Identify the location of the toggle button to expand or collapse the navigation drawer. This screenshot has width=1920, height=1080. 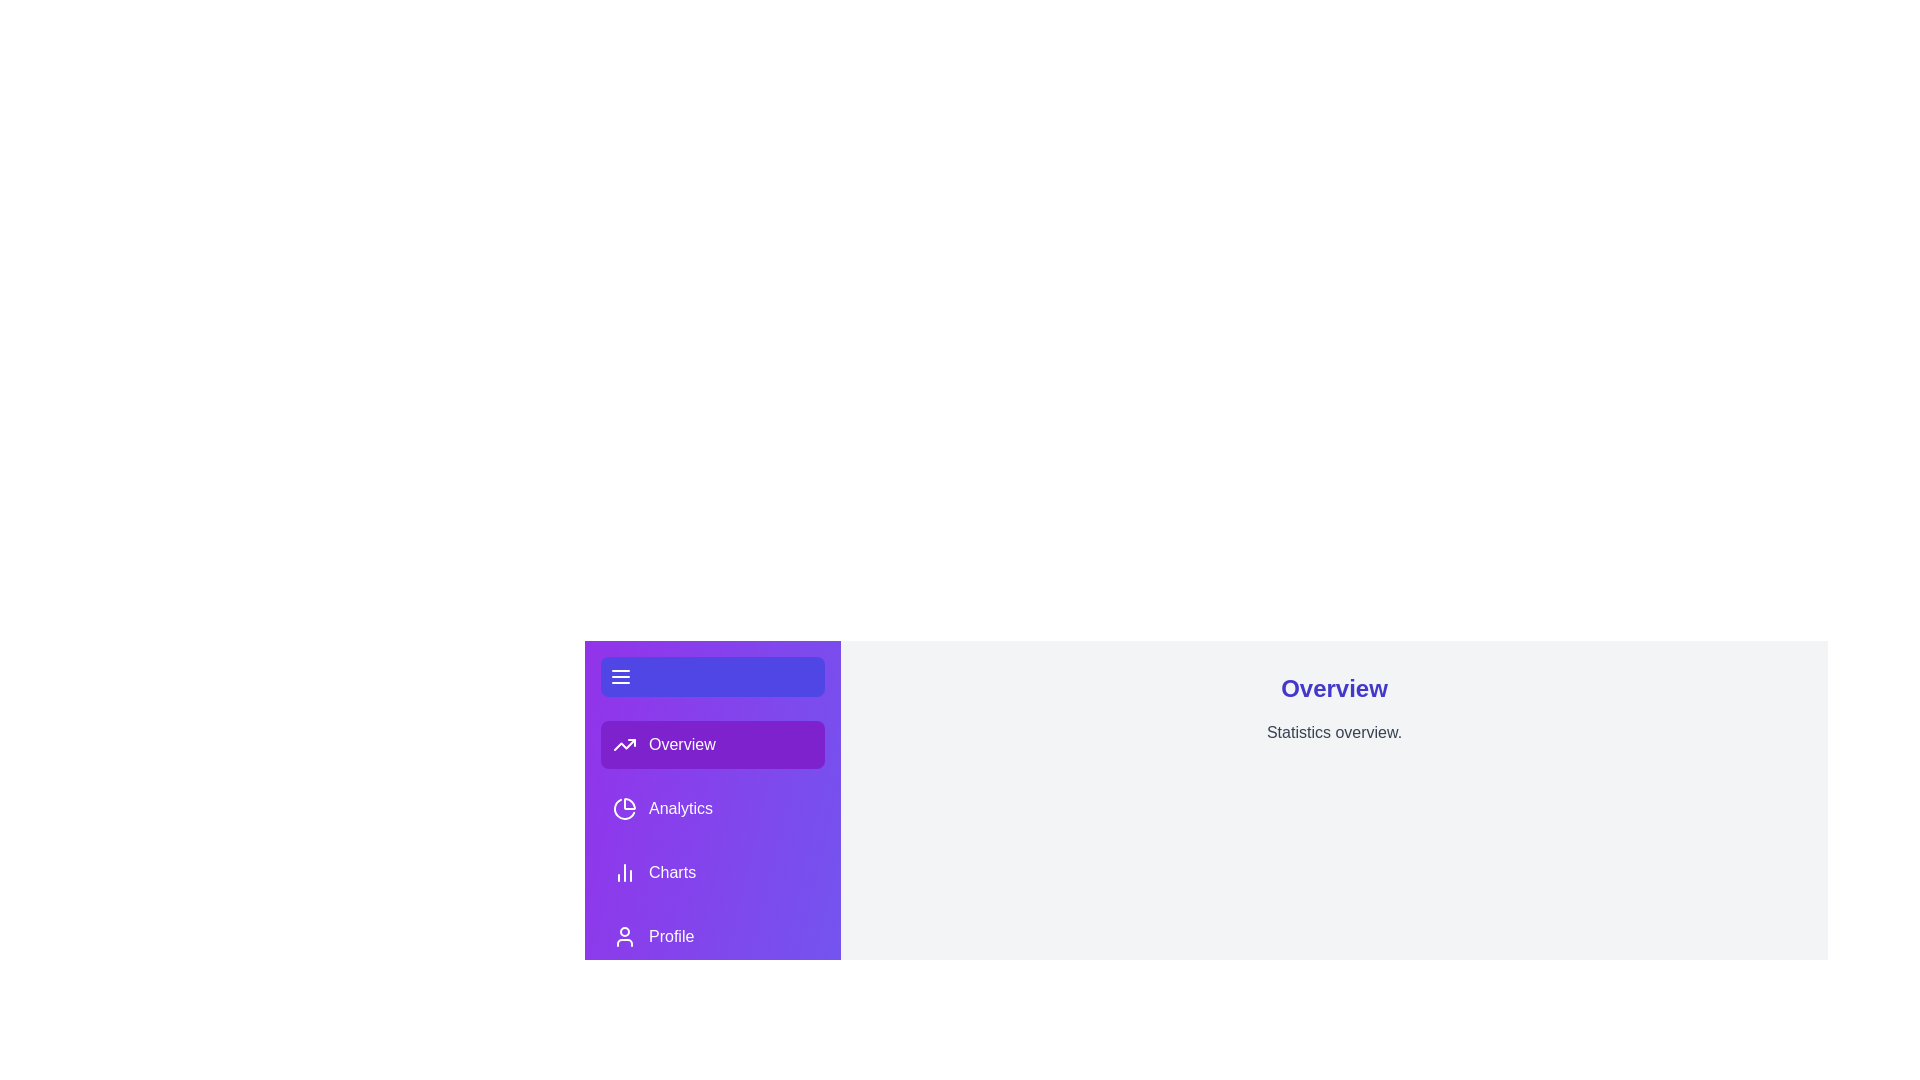
(713, 676).